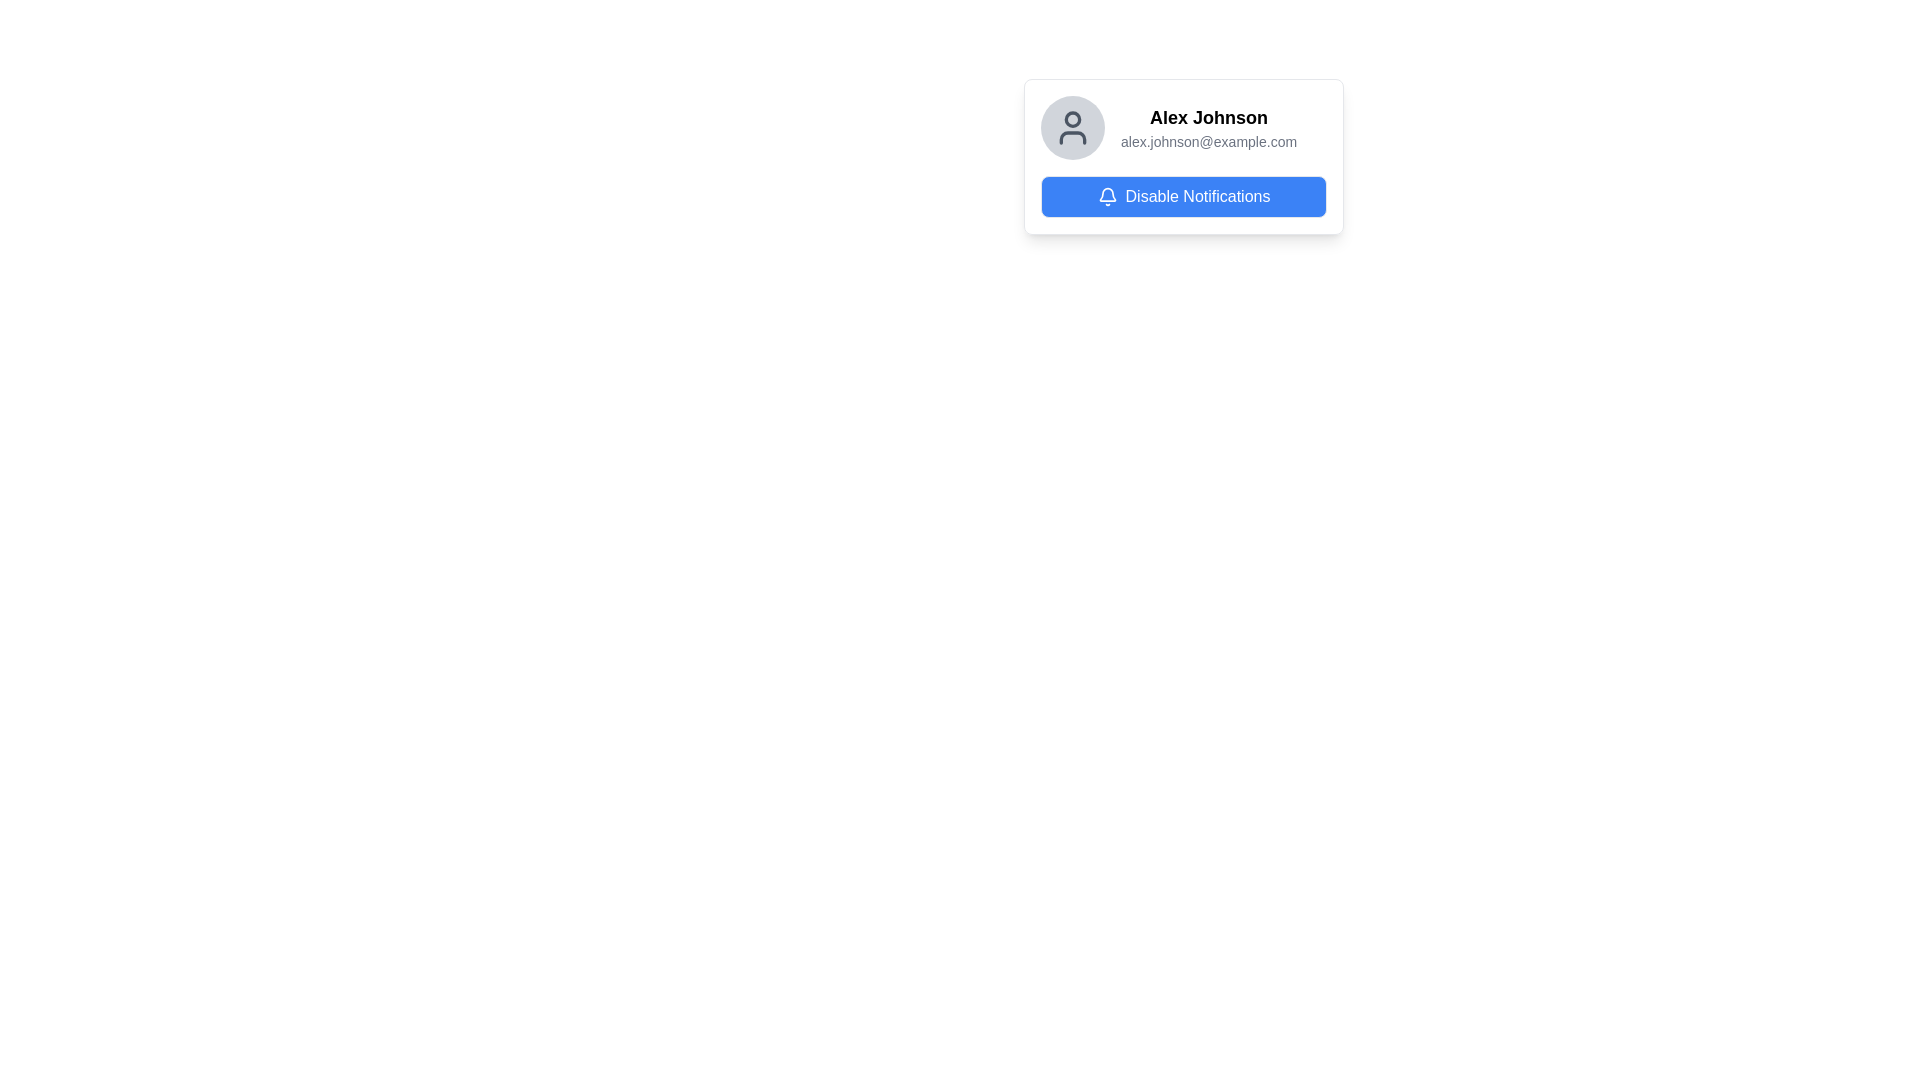 The width and height of the screenshot is (1920, 1080). I want to click on the user identifier text label that displays the name and email address, located above the 'Disable Notifications' button within the card layout, so click(1208, 127).